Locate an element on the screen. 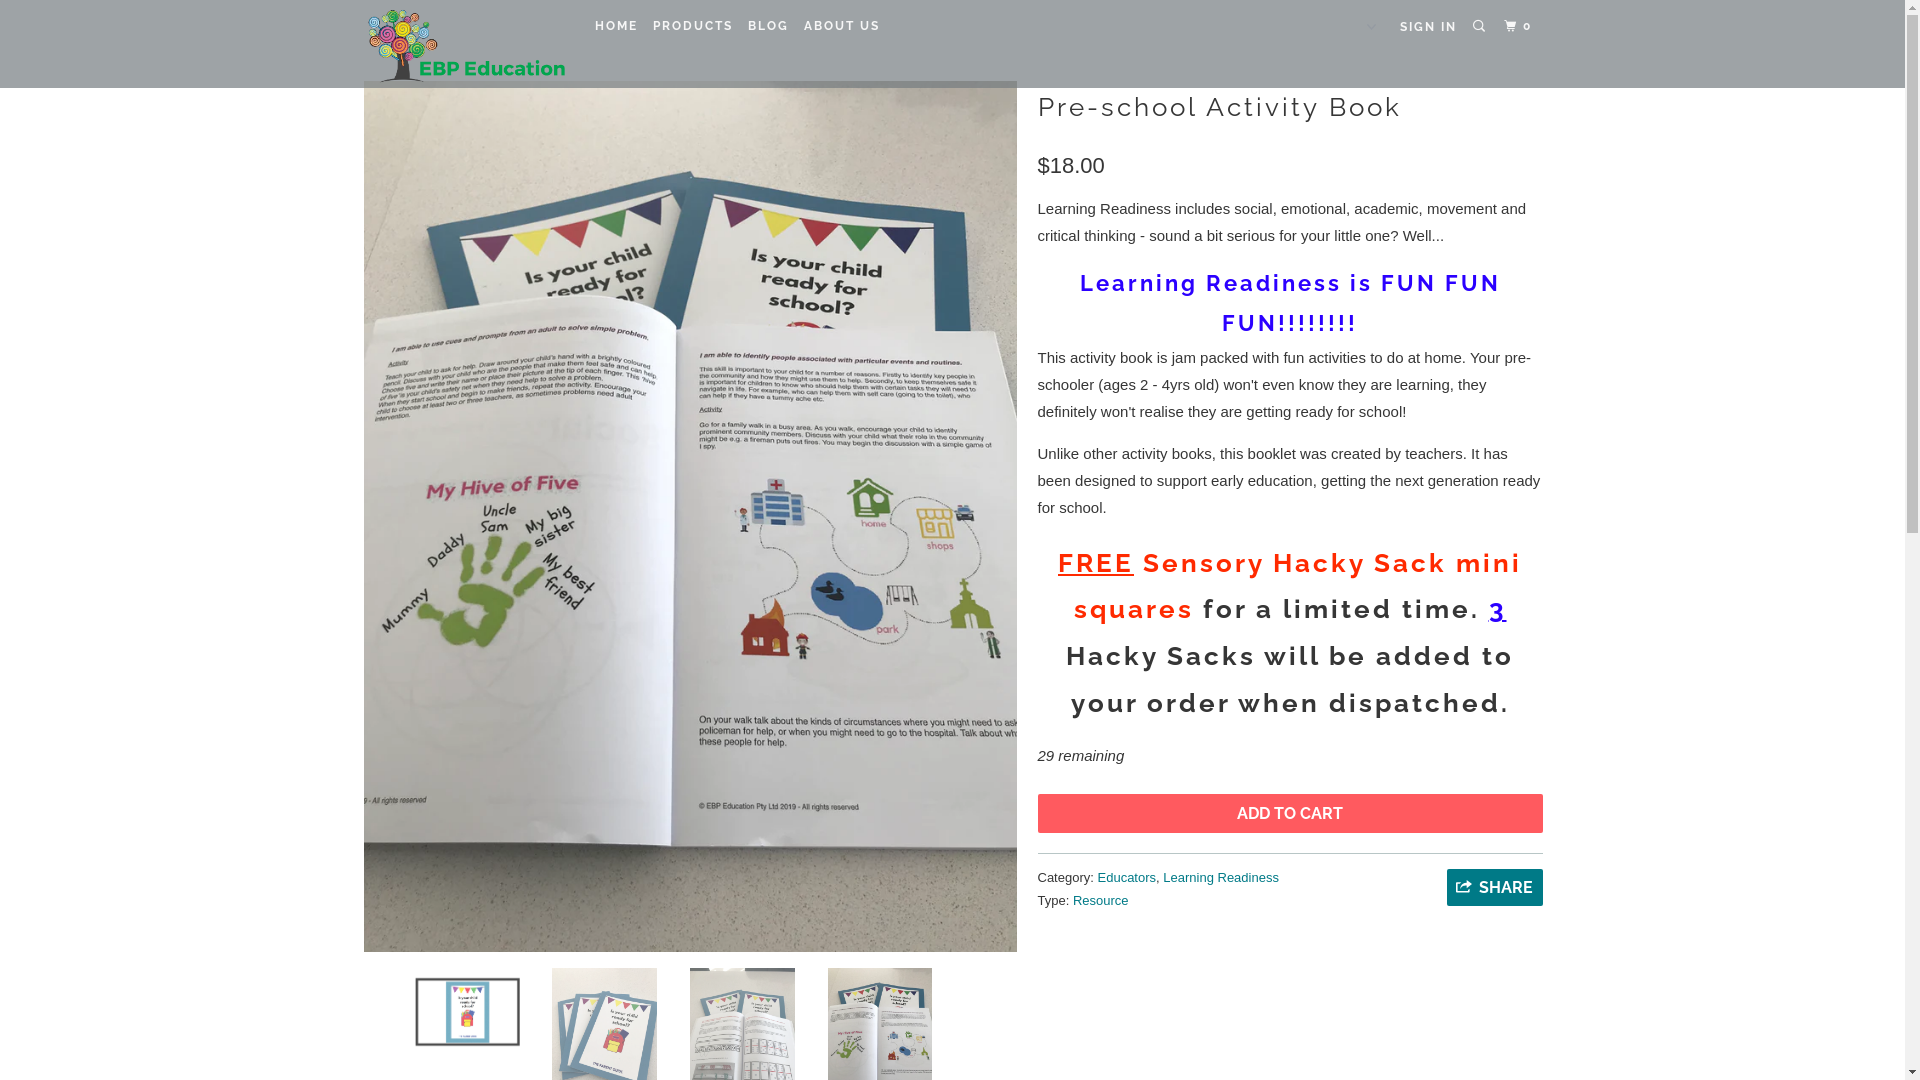  'Search' is located at coordinates (1481, 26).